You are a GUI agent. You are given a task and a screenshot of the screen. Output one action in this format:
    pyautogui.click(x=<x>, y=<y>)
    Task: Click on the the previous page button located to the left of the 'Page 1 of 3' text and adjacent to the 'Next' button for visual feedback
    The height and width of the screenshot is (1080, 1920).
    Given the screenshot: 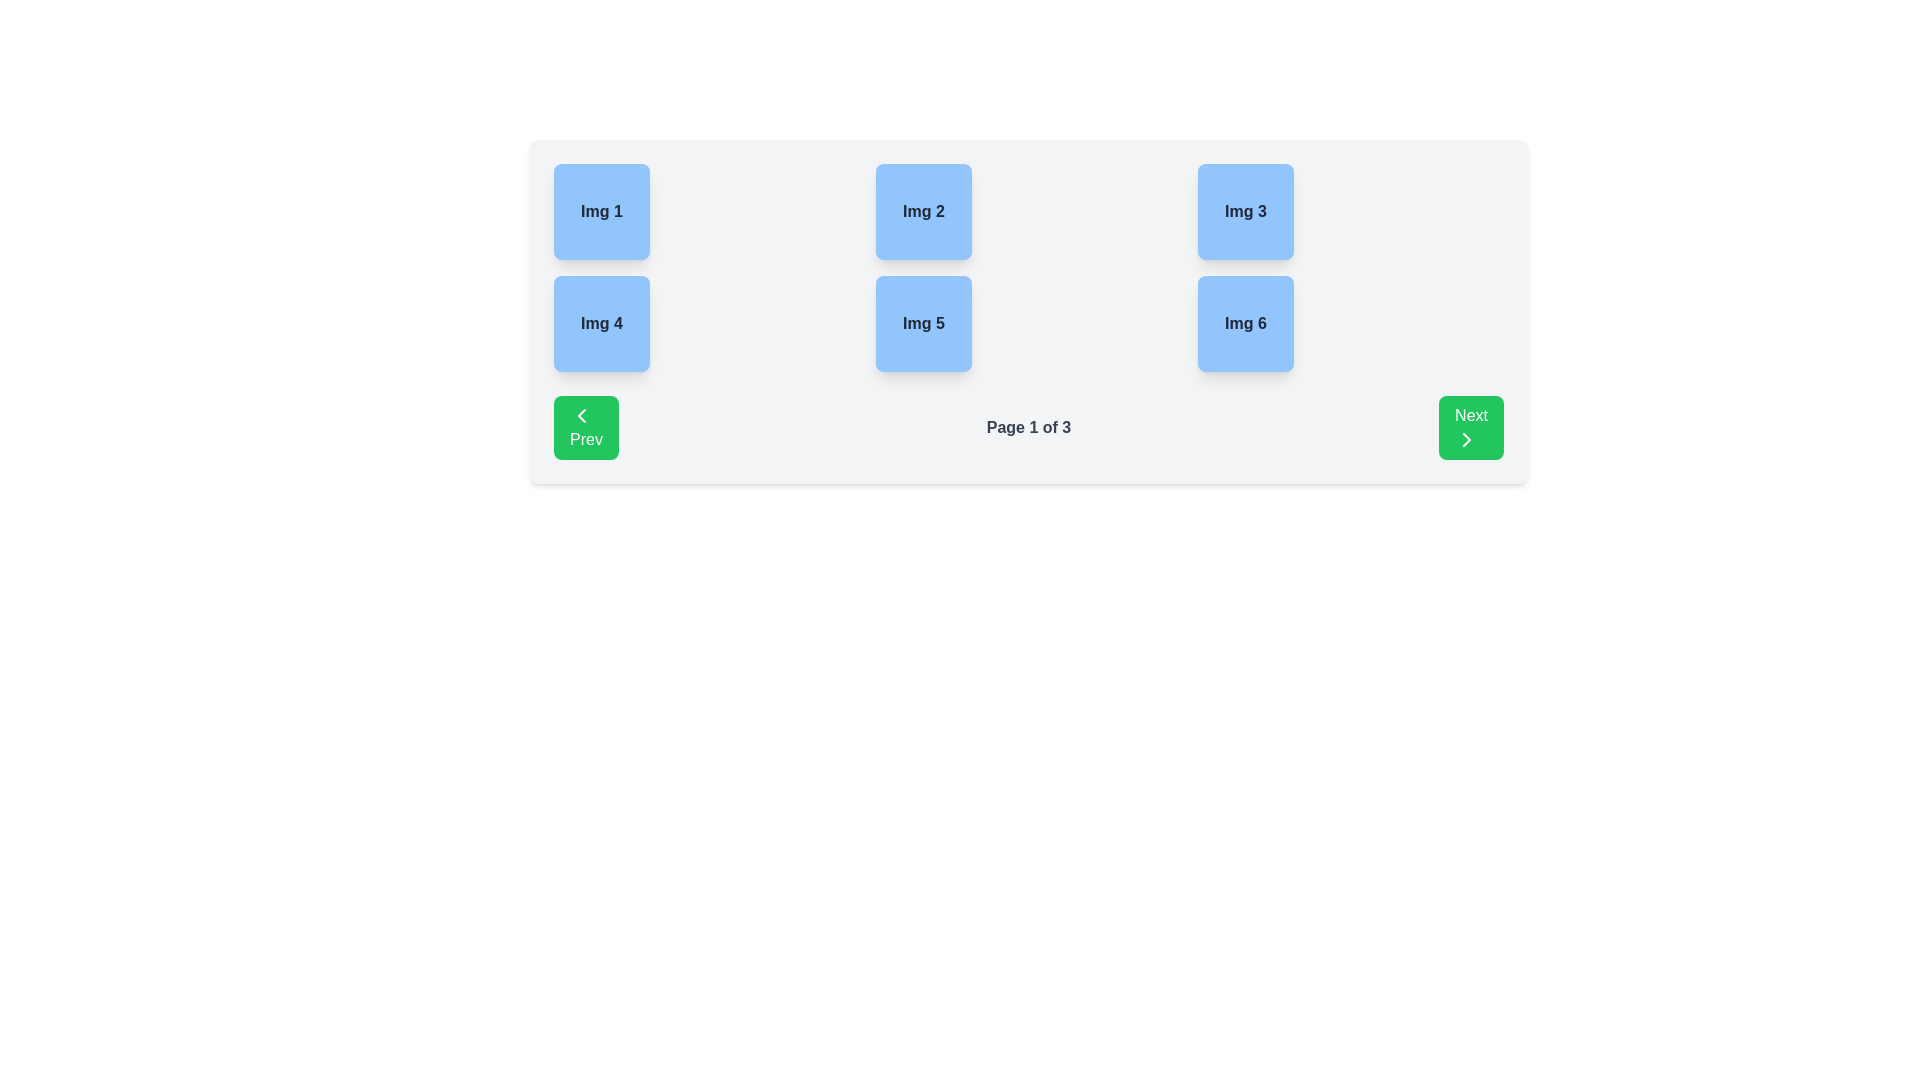 What is the action you would take?
    pyautogui.click(x=585, y=427)
    